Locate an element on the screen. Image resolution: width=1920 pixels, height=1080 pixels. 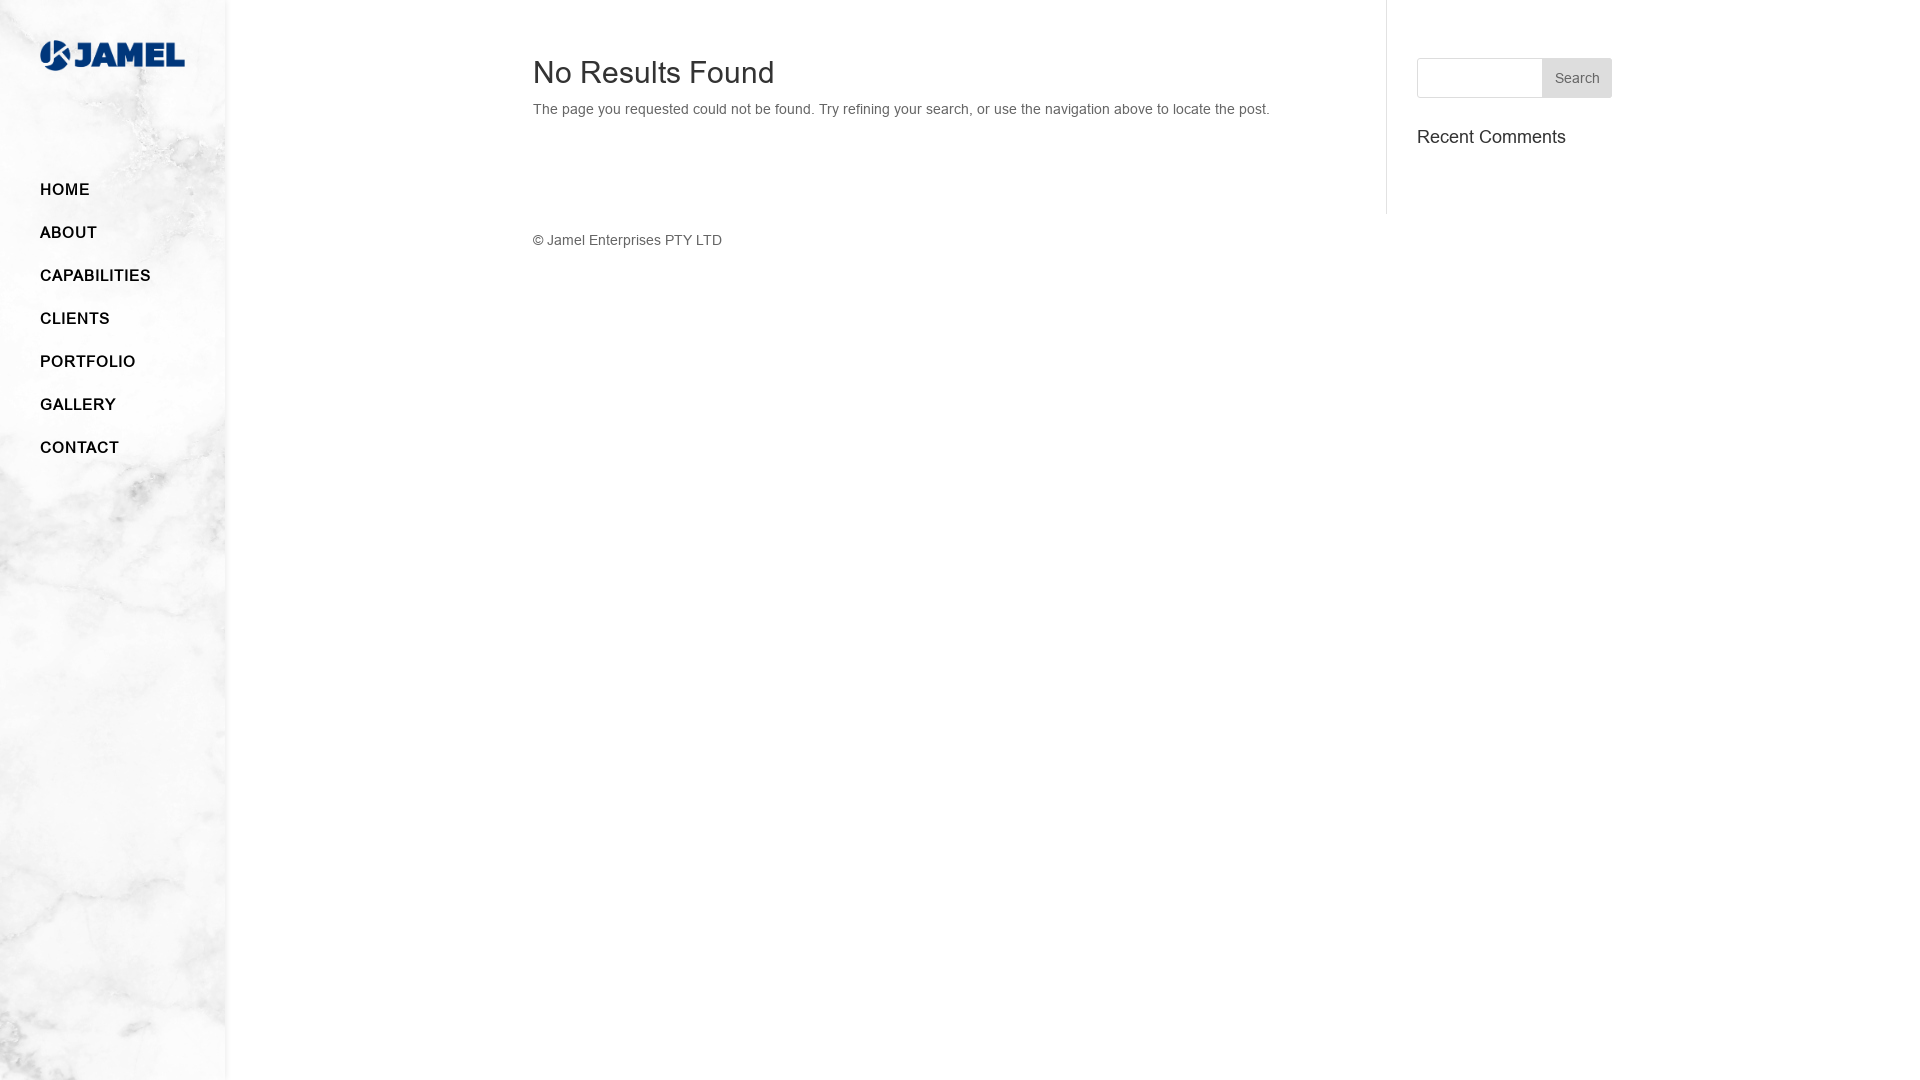
'GALLERY' is located at coordinates (131, 413).